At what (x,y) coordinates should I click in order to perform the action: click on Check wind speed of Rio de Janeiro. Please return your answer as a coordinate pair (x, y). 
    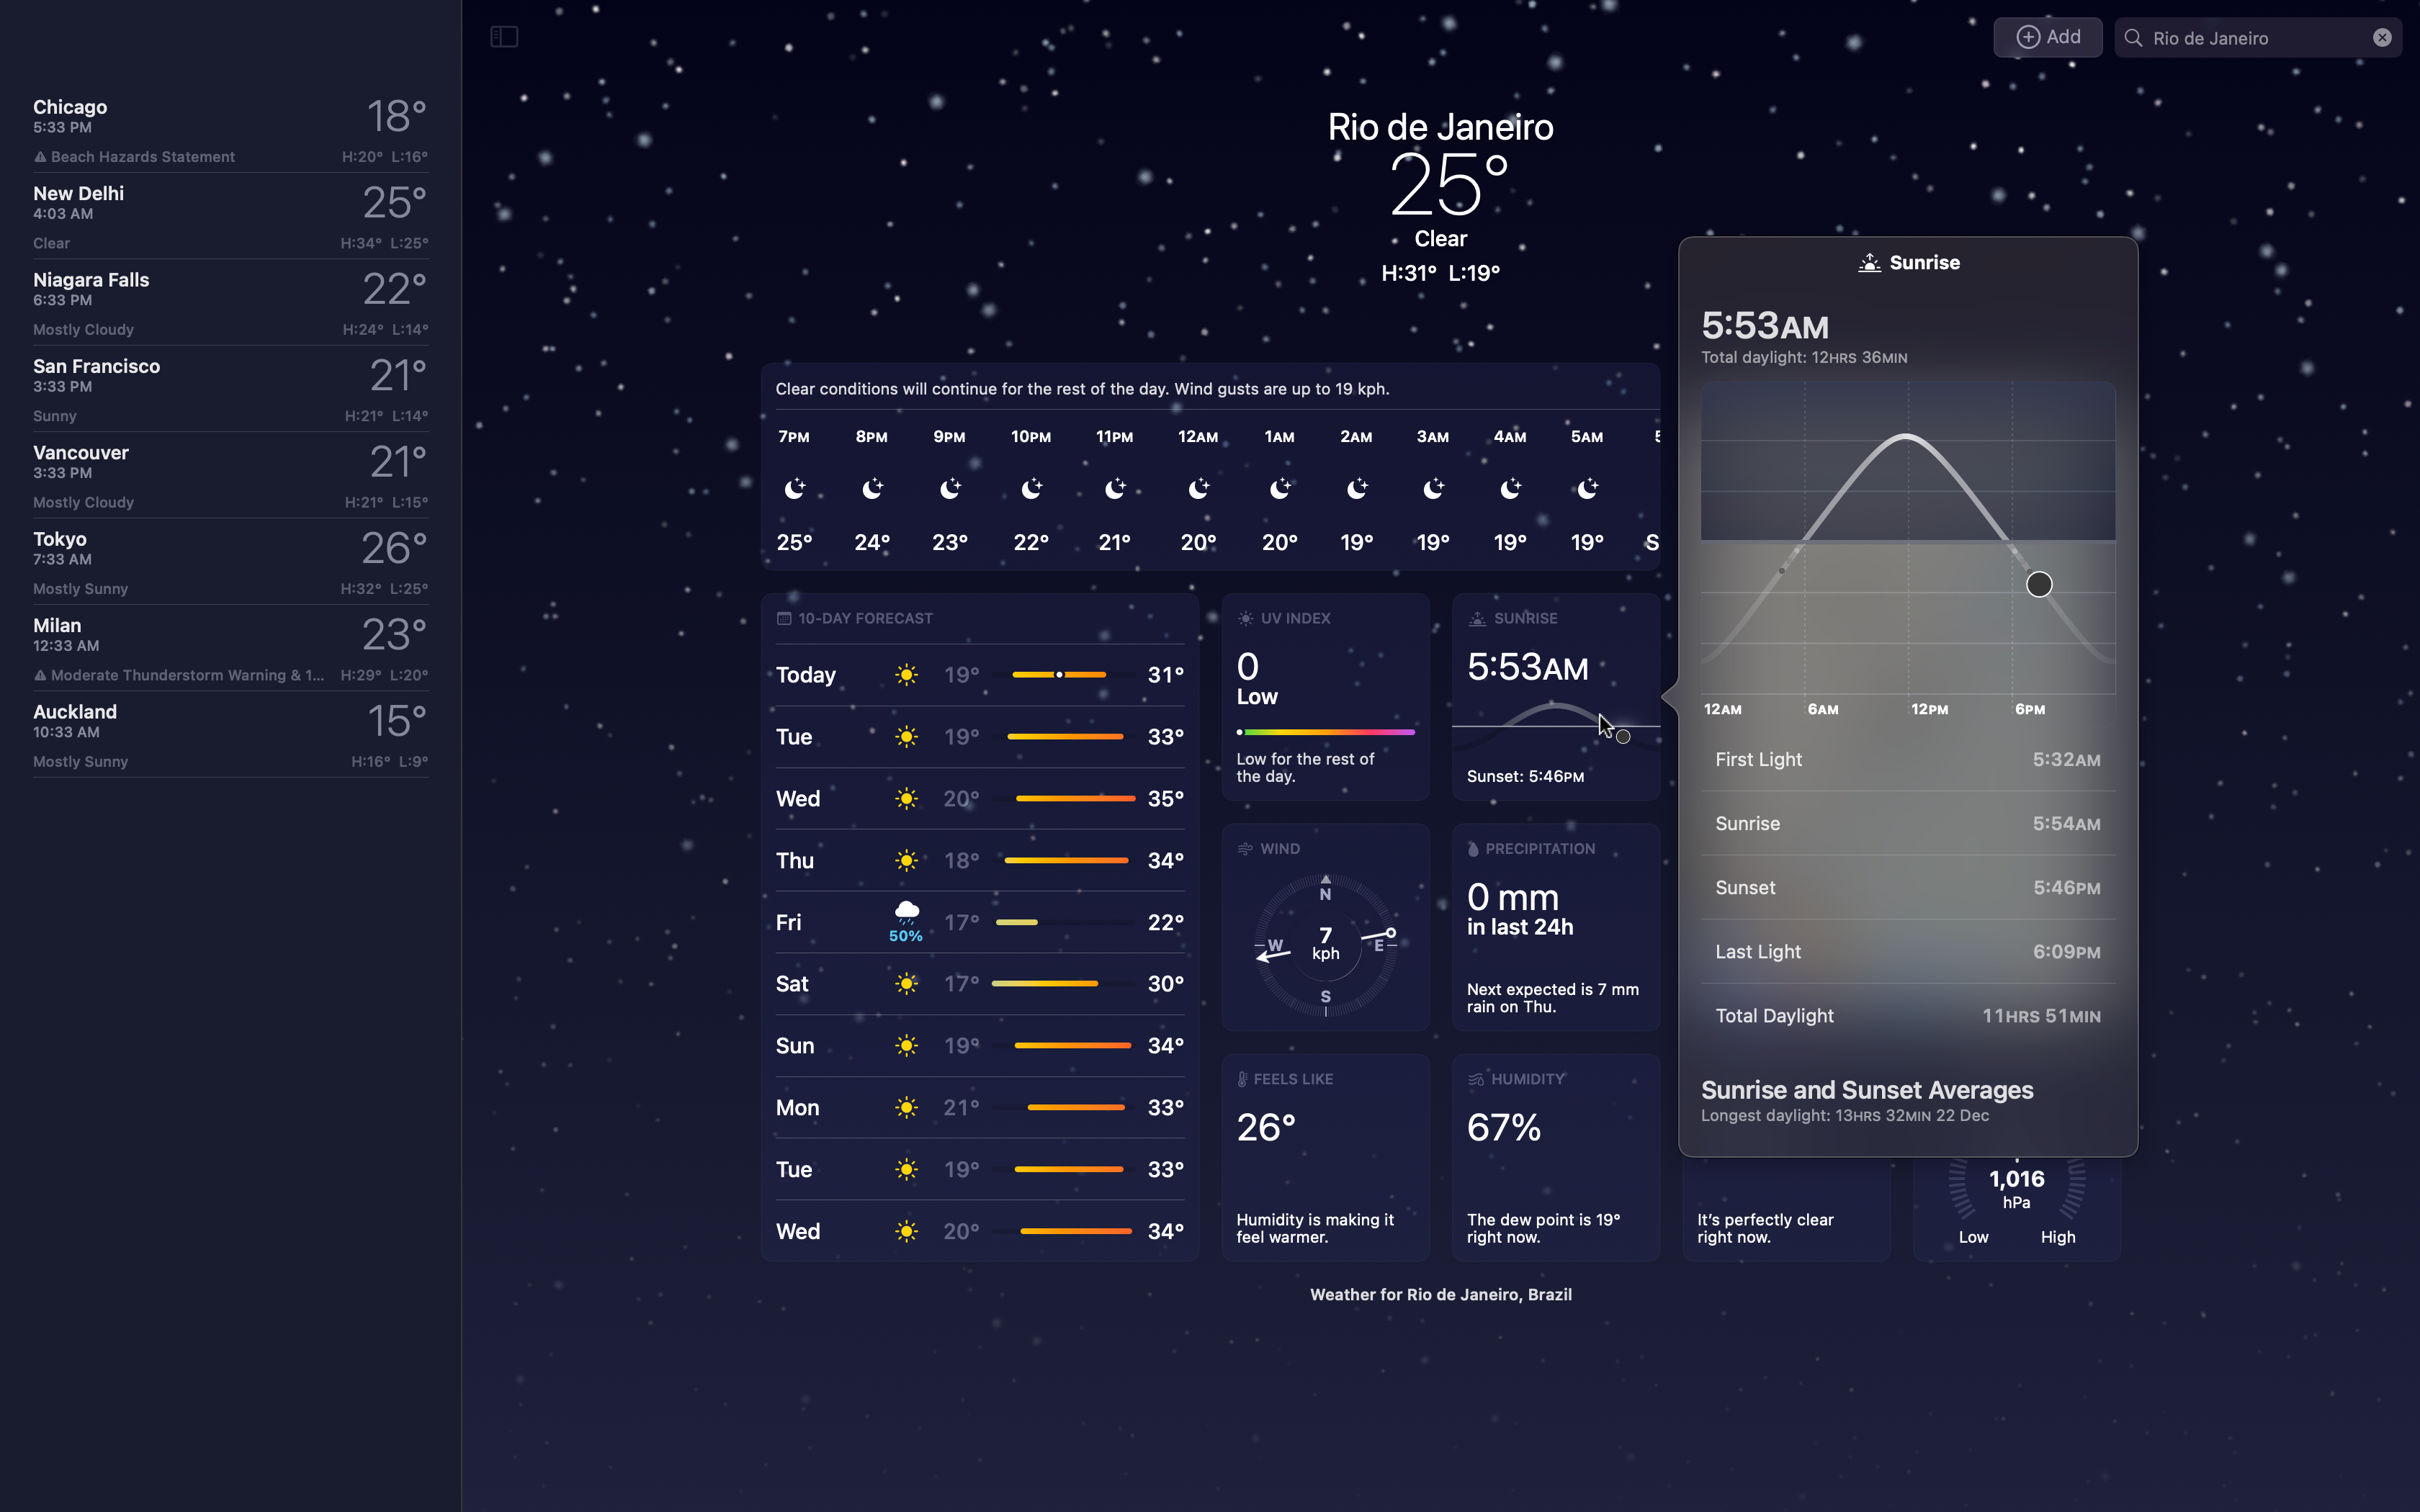
    Looking at the image, I should click on (1326, 926).